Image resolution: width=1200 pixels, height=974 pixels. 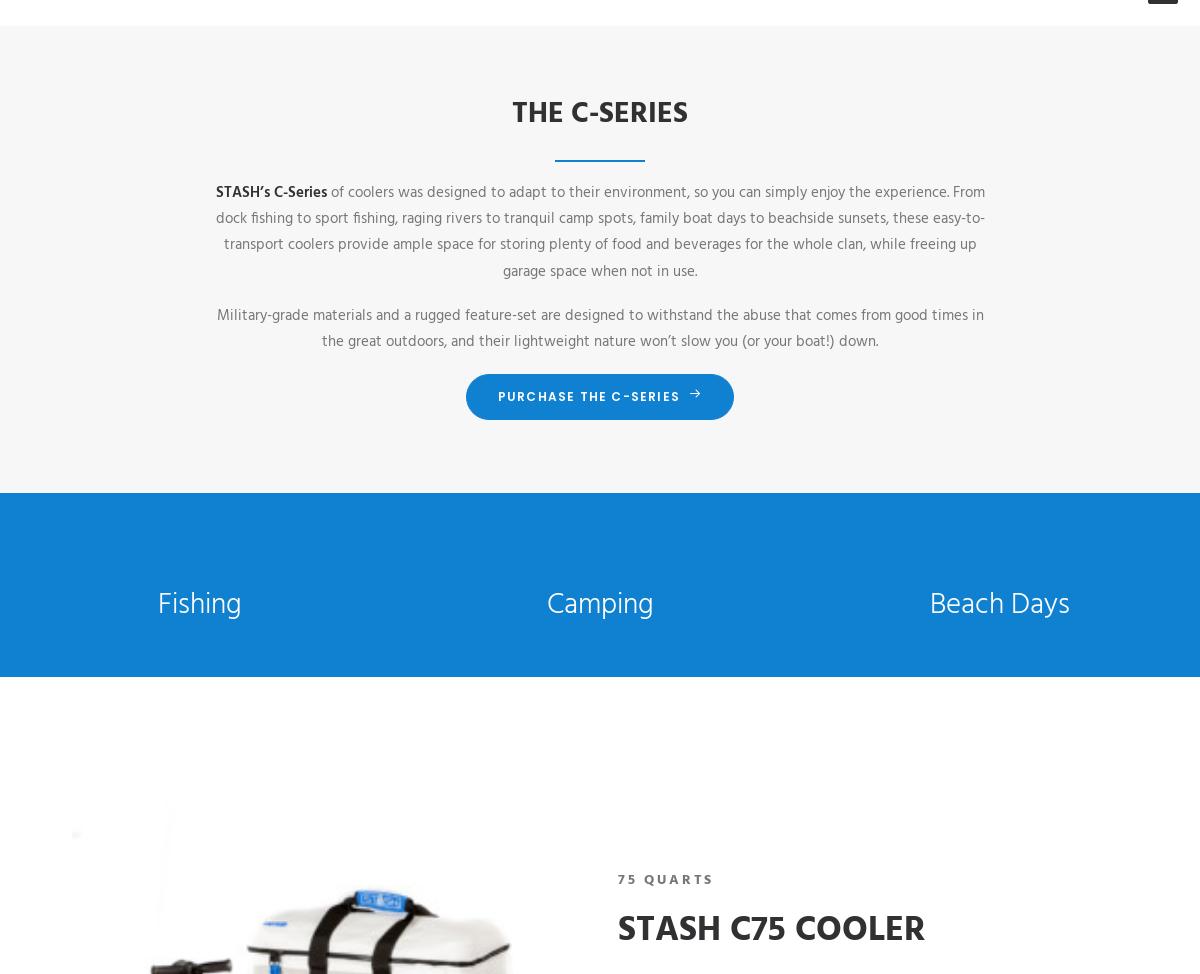 I want to click on 'The C-Series', so click(x=511, y=113).